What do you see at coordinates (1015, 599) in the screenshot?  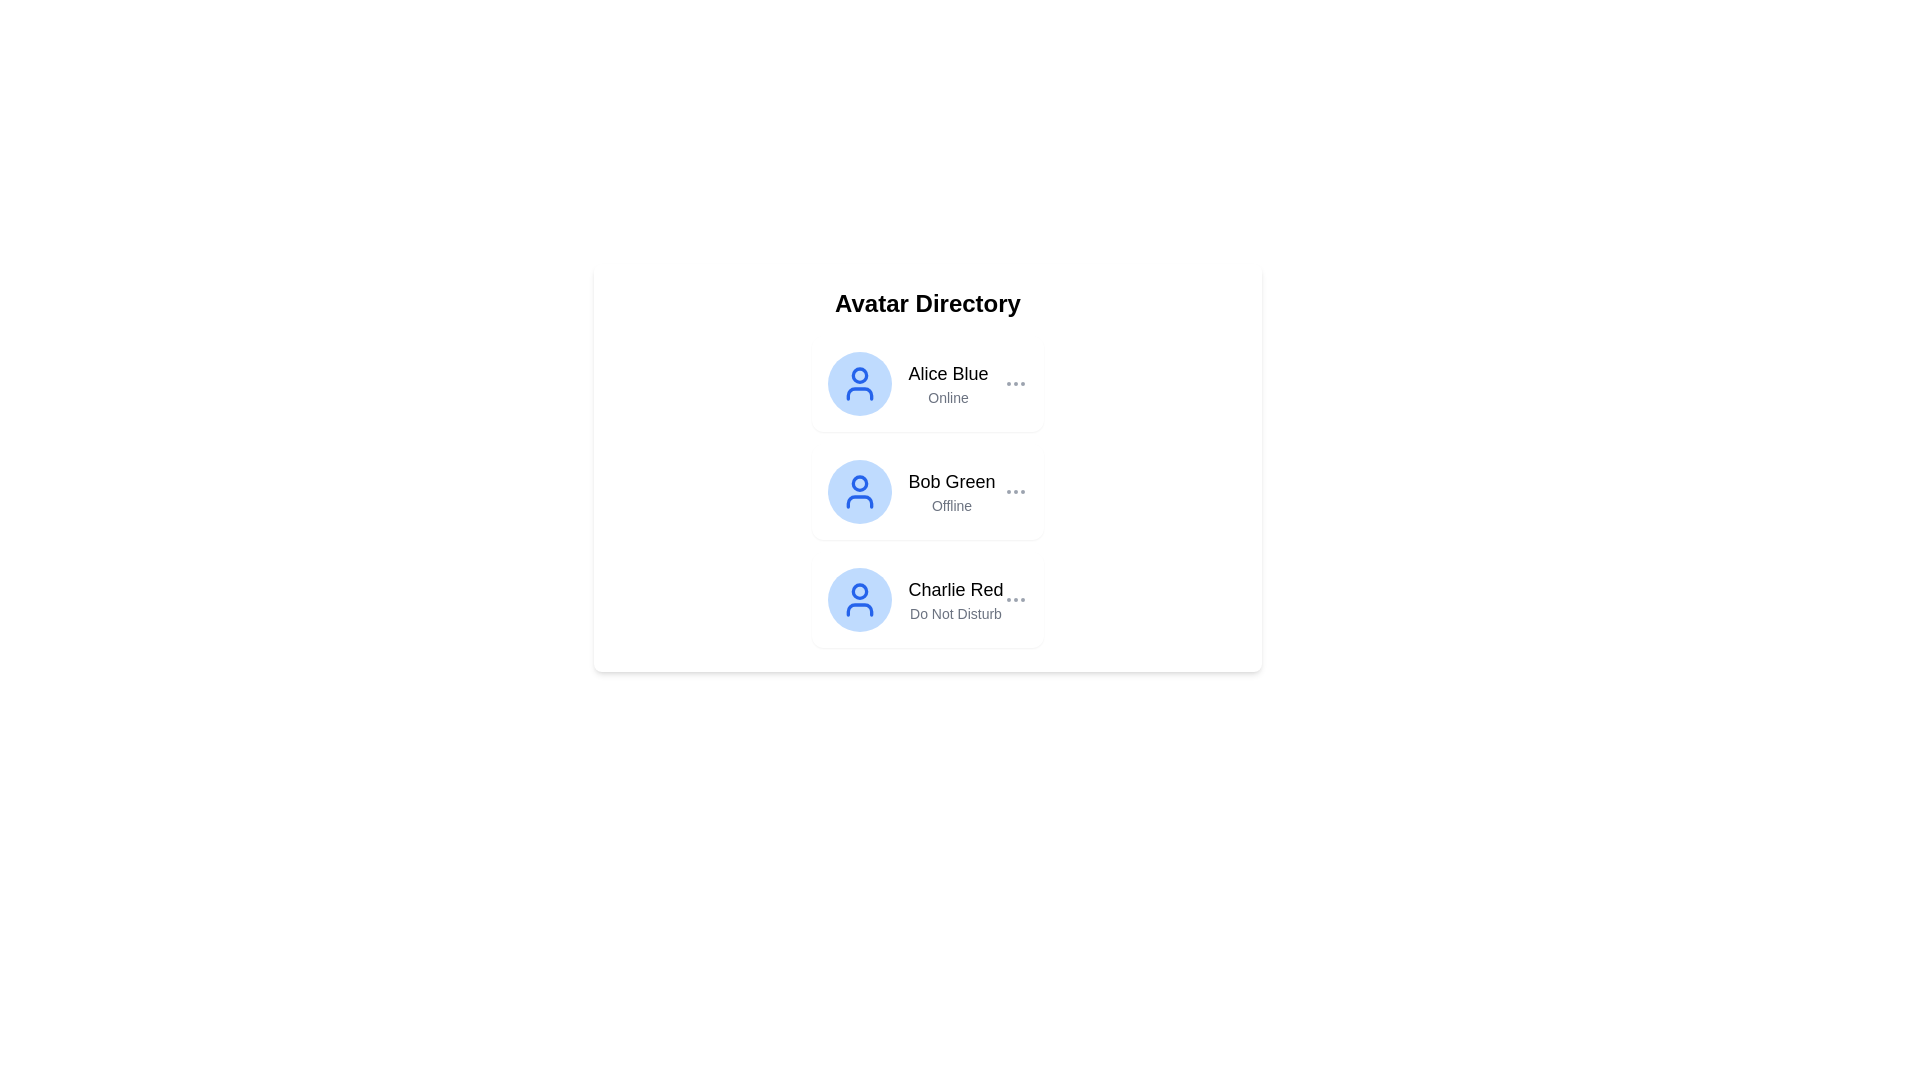 I see `the ellipsis button located in the rightmost section of the third entry named 'Charlie Red', which has a blue user avatar and the status 'Do Not Disturb'` at bounding box center [1015, 599].